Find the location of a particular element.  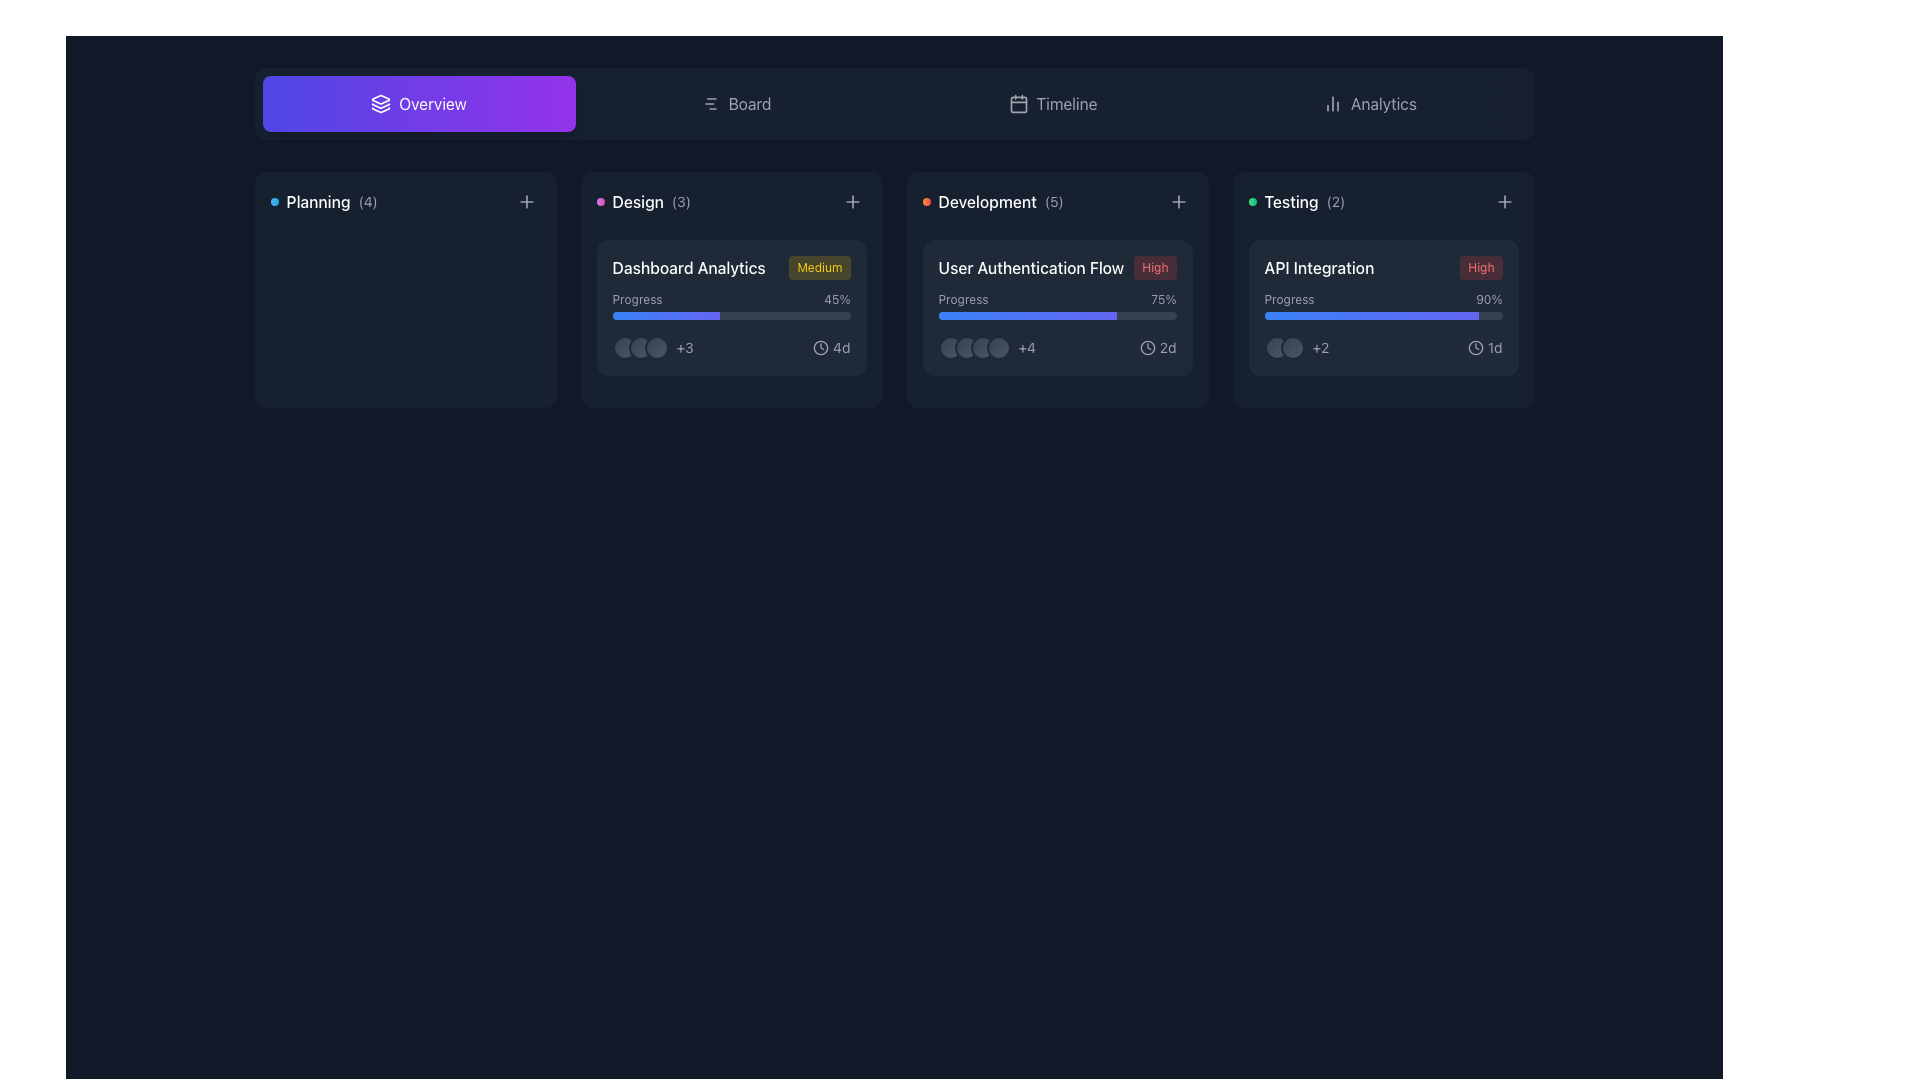

the Decorative icon located in the top navigation bar, which is the first of three similar symbols representing layered structures is located at coordinates (381, 99).